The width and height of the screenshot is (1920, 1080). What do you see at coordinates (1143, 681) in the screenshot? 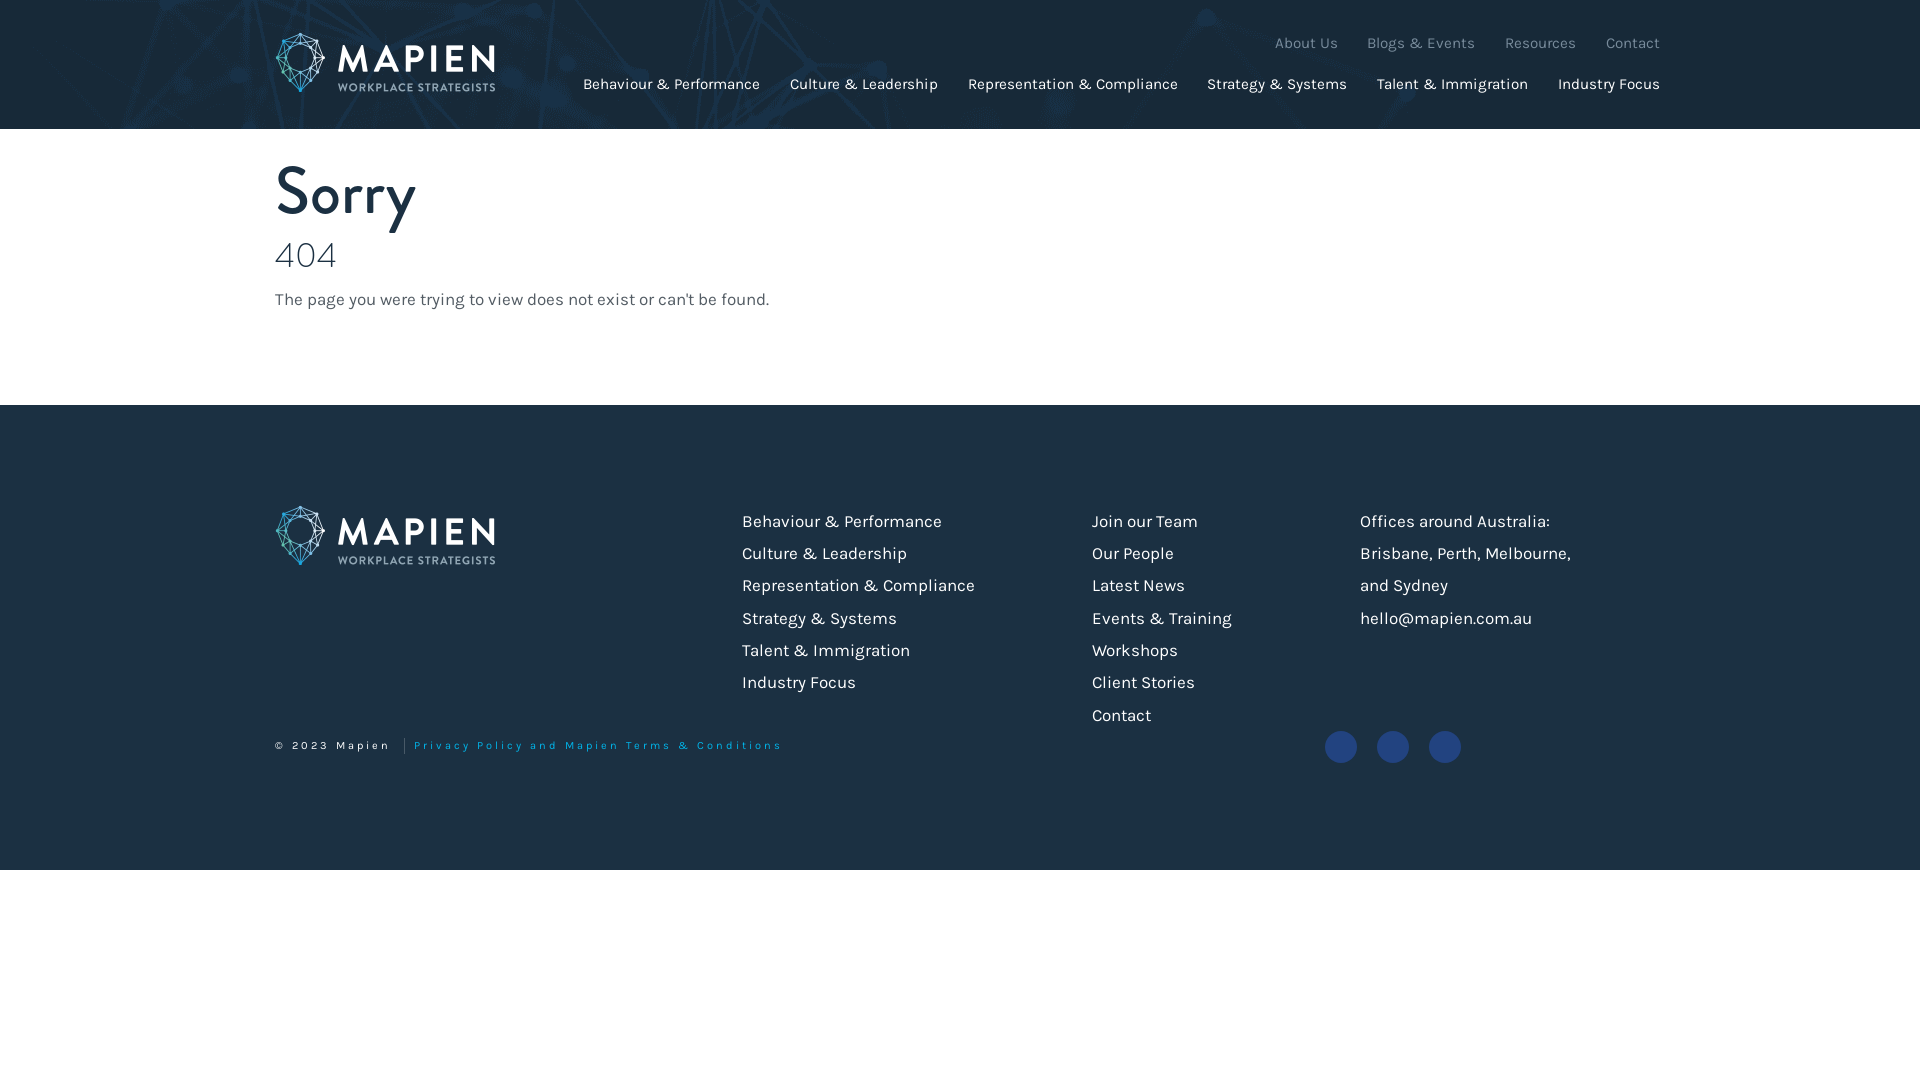
I see `'Client Stories'` at bounding box center [1143, 681].